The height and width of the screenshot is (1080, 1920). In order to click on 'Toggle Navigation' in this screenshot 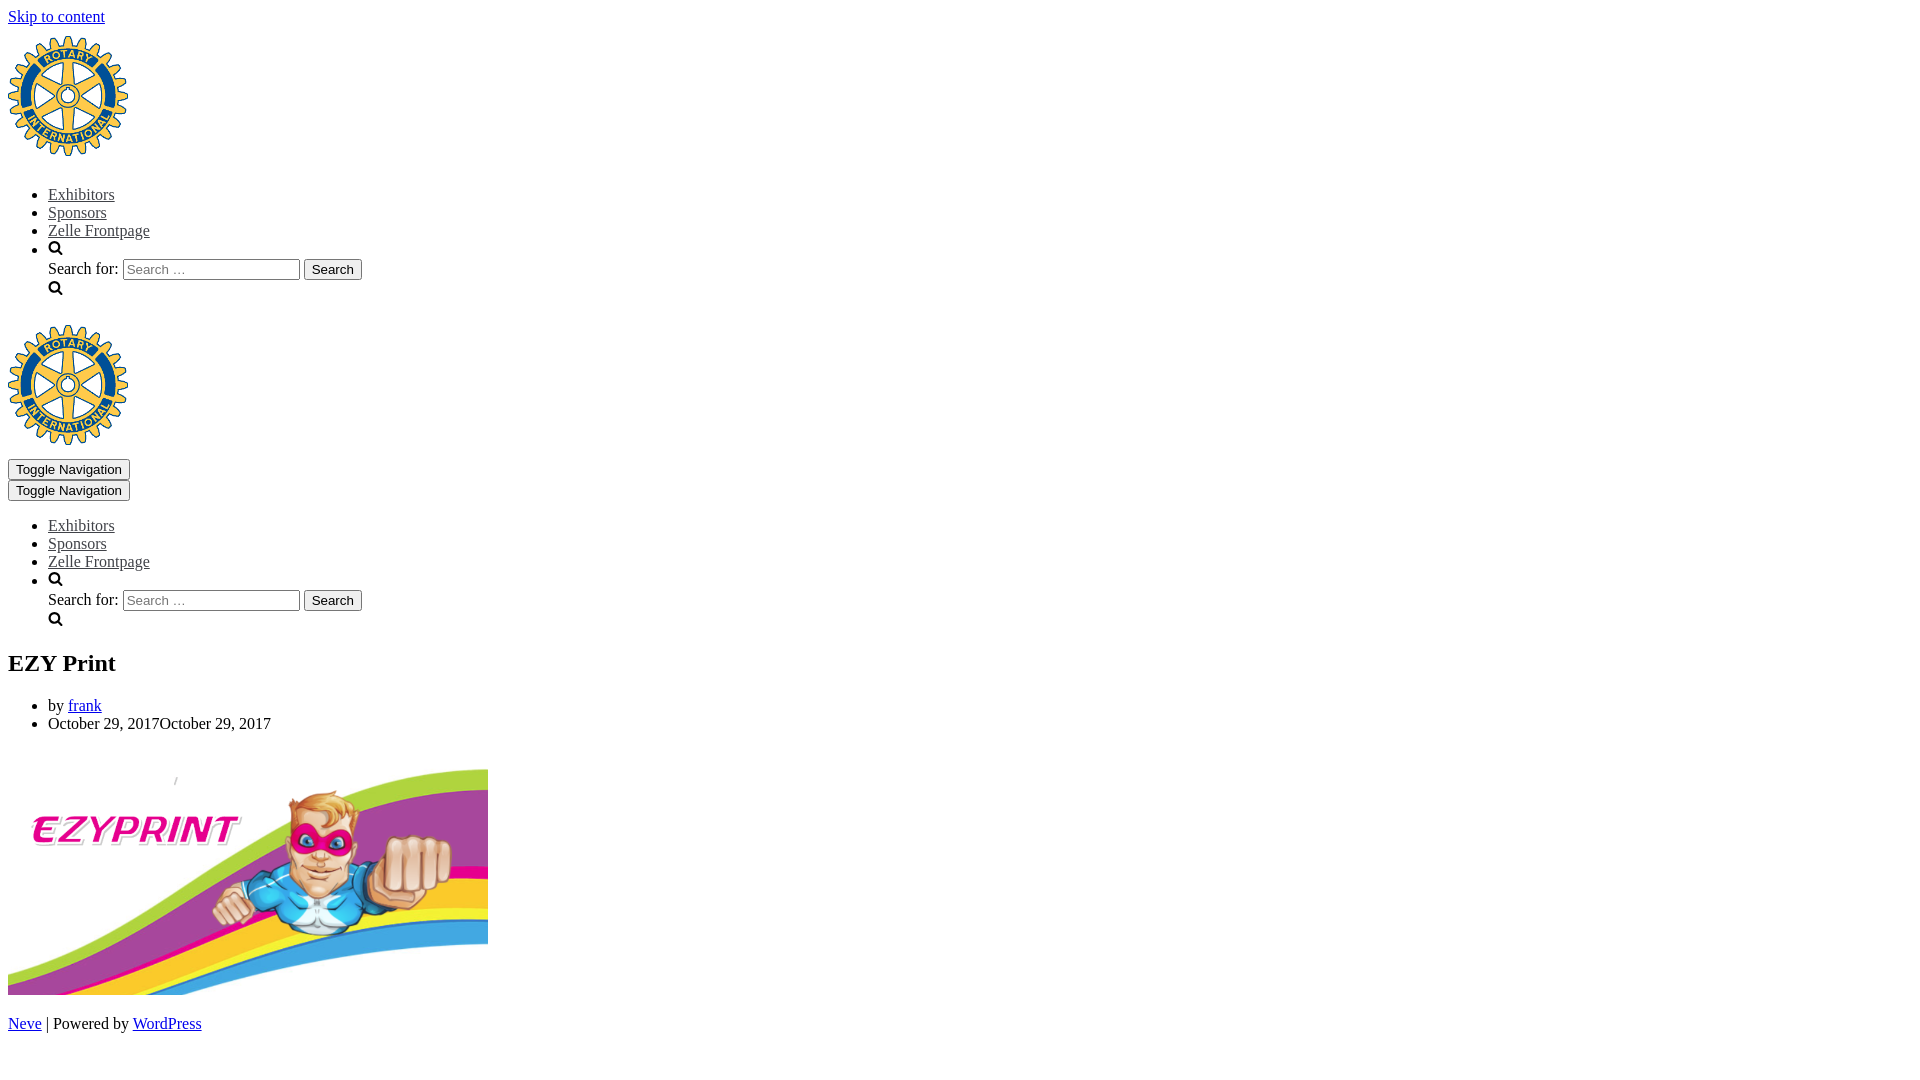, I will do `click(68, 469)`.